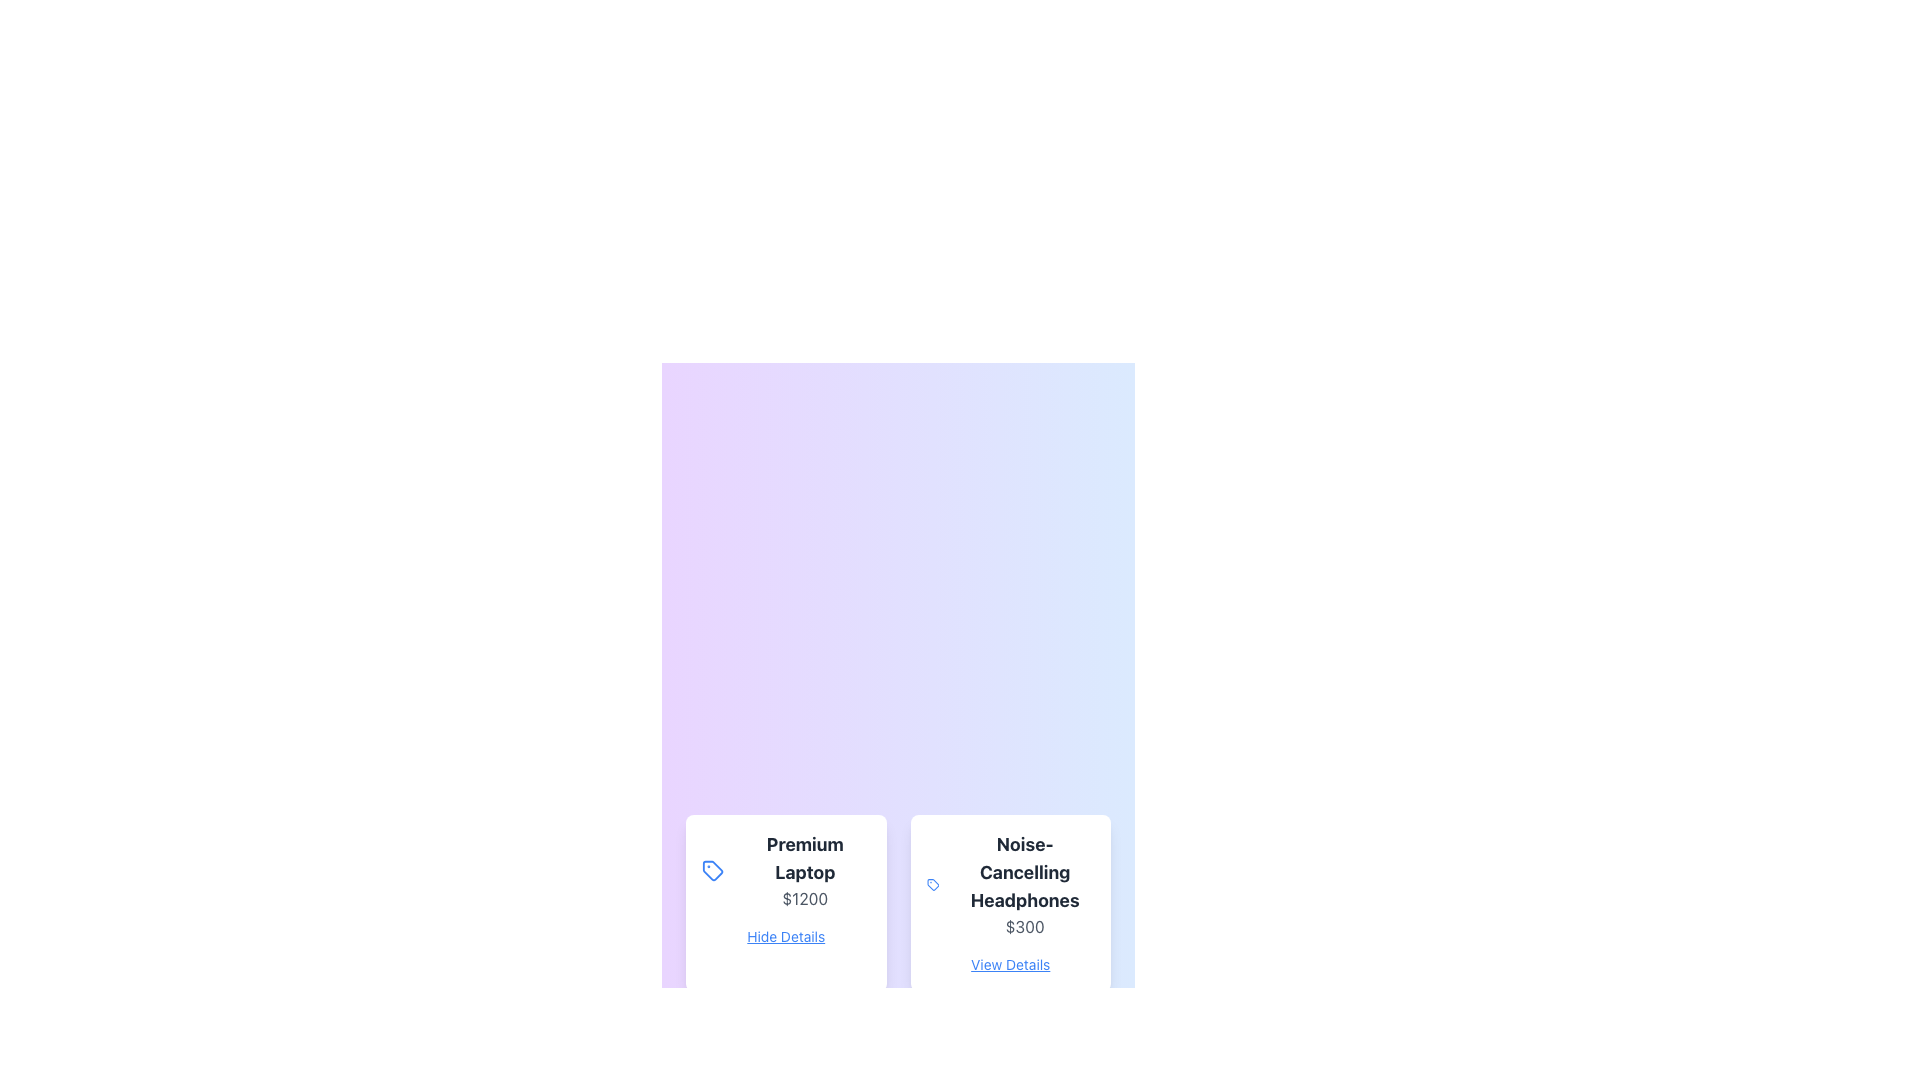 The height and width of the screenshot is (1080, 1920). What do you see at coordinates (713, 869) in the screenshot?
I see `the blue outlined tag icon located in the left column above the label 'Premium Laptop $1200'` at bounding box center [713, 869].